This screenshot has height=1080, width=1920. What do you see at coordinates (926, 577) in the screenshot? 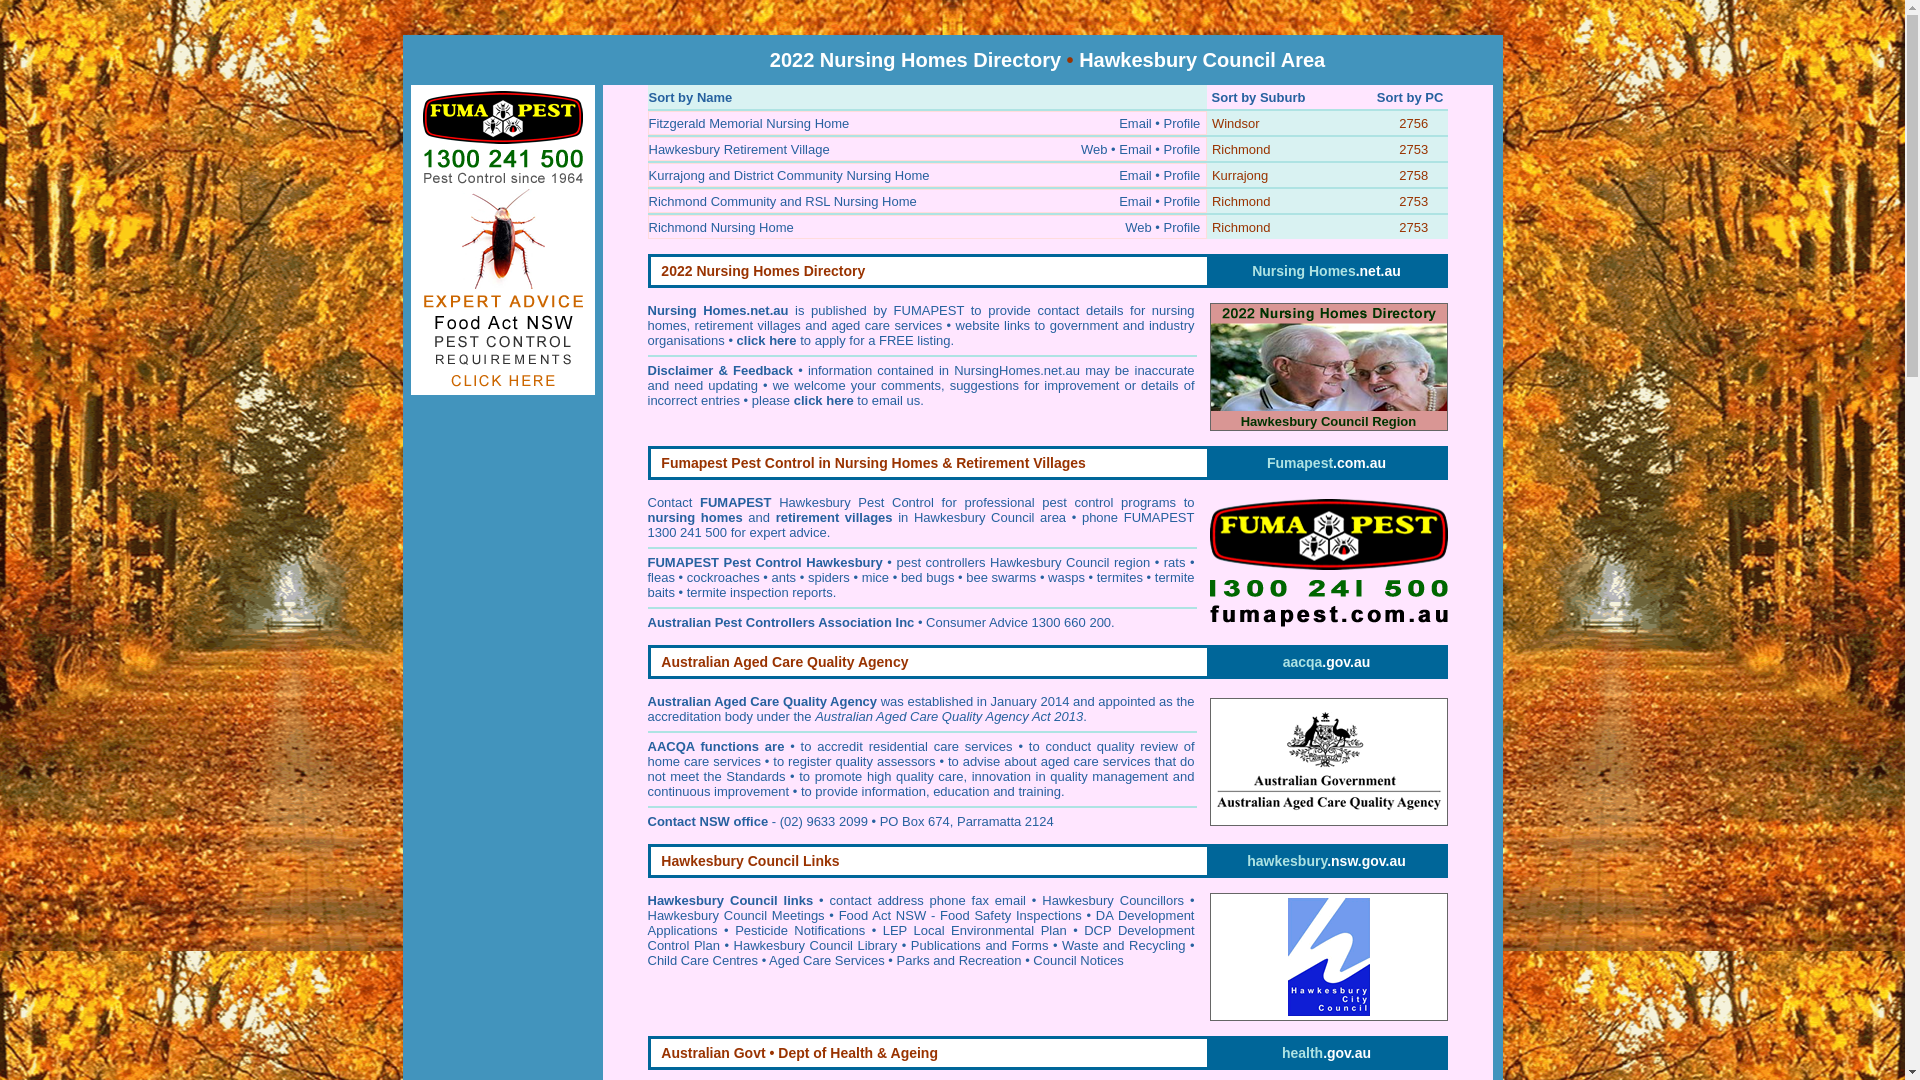
I see `'bed bugs'` at bounding box center [926, 577].